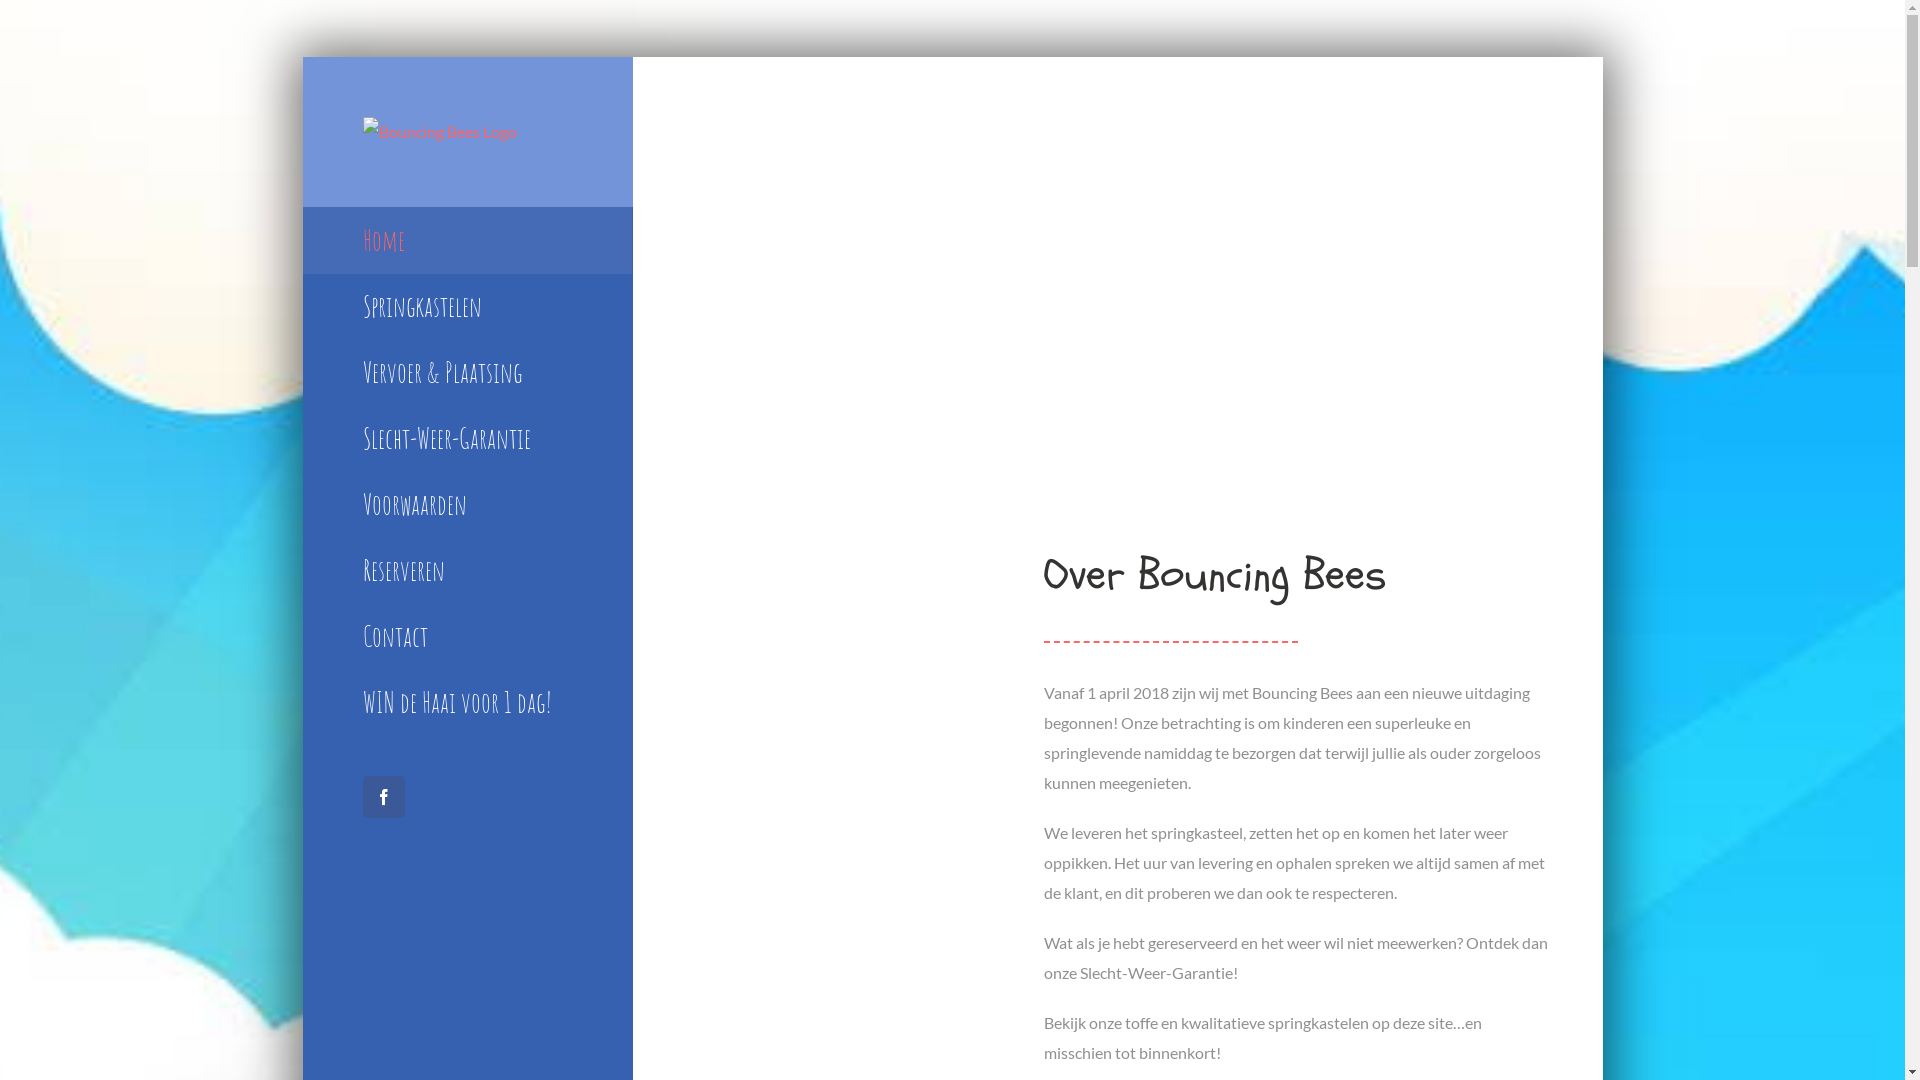  What do you see at coordinates (465, 570) in the screenshot?
I see `'Reserveren'` at bounding box center [465, 570].